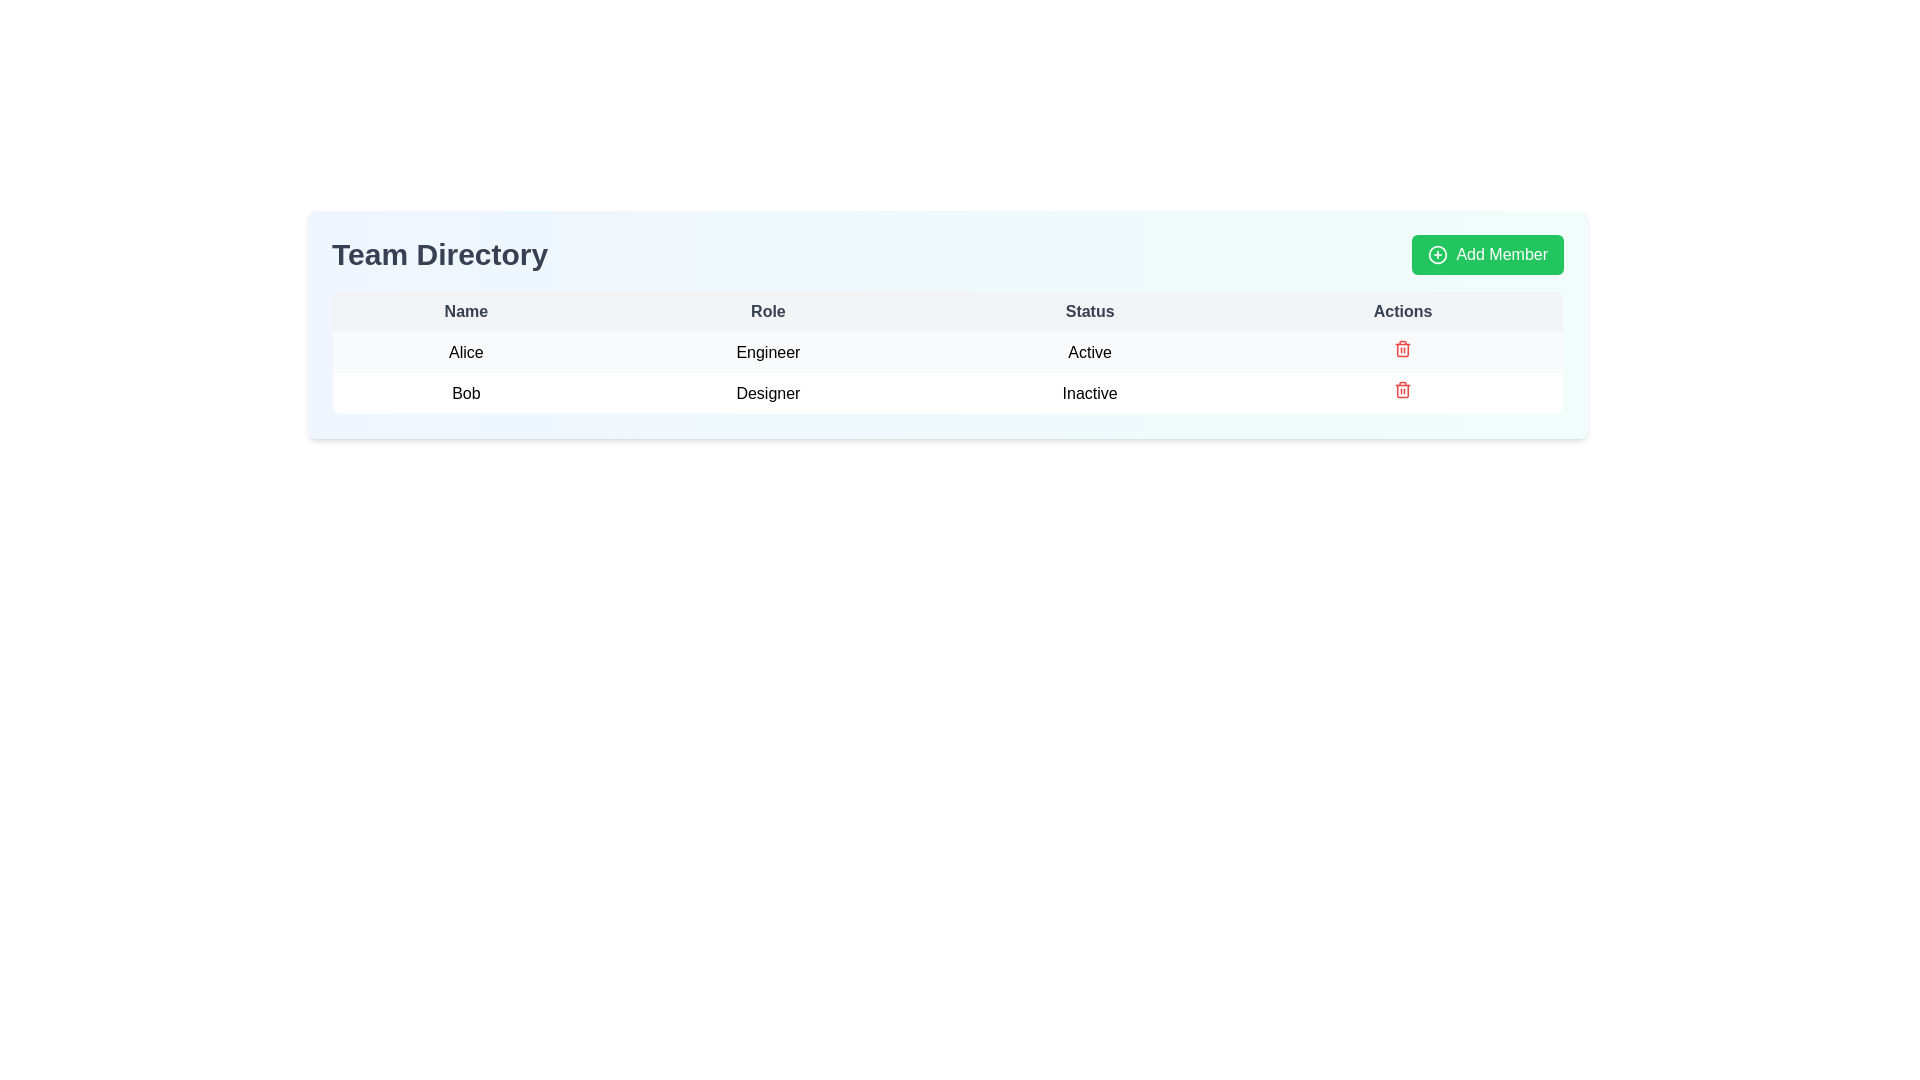  What do you see at coordinates (465, 393) in the screenshot?
I see `text displayed in the label named 'Bob', located in the second row of the table under the 'Name' column` at bounding box center [465, 393].